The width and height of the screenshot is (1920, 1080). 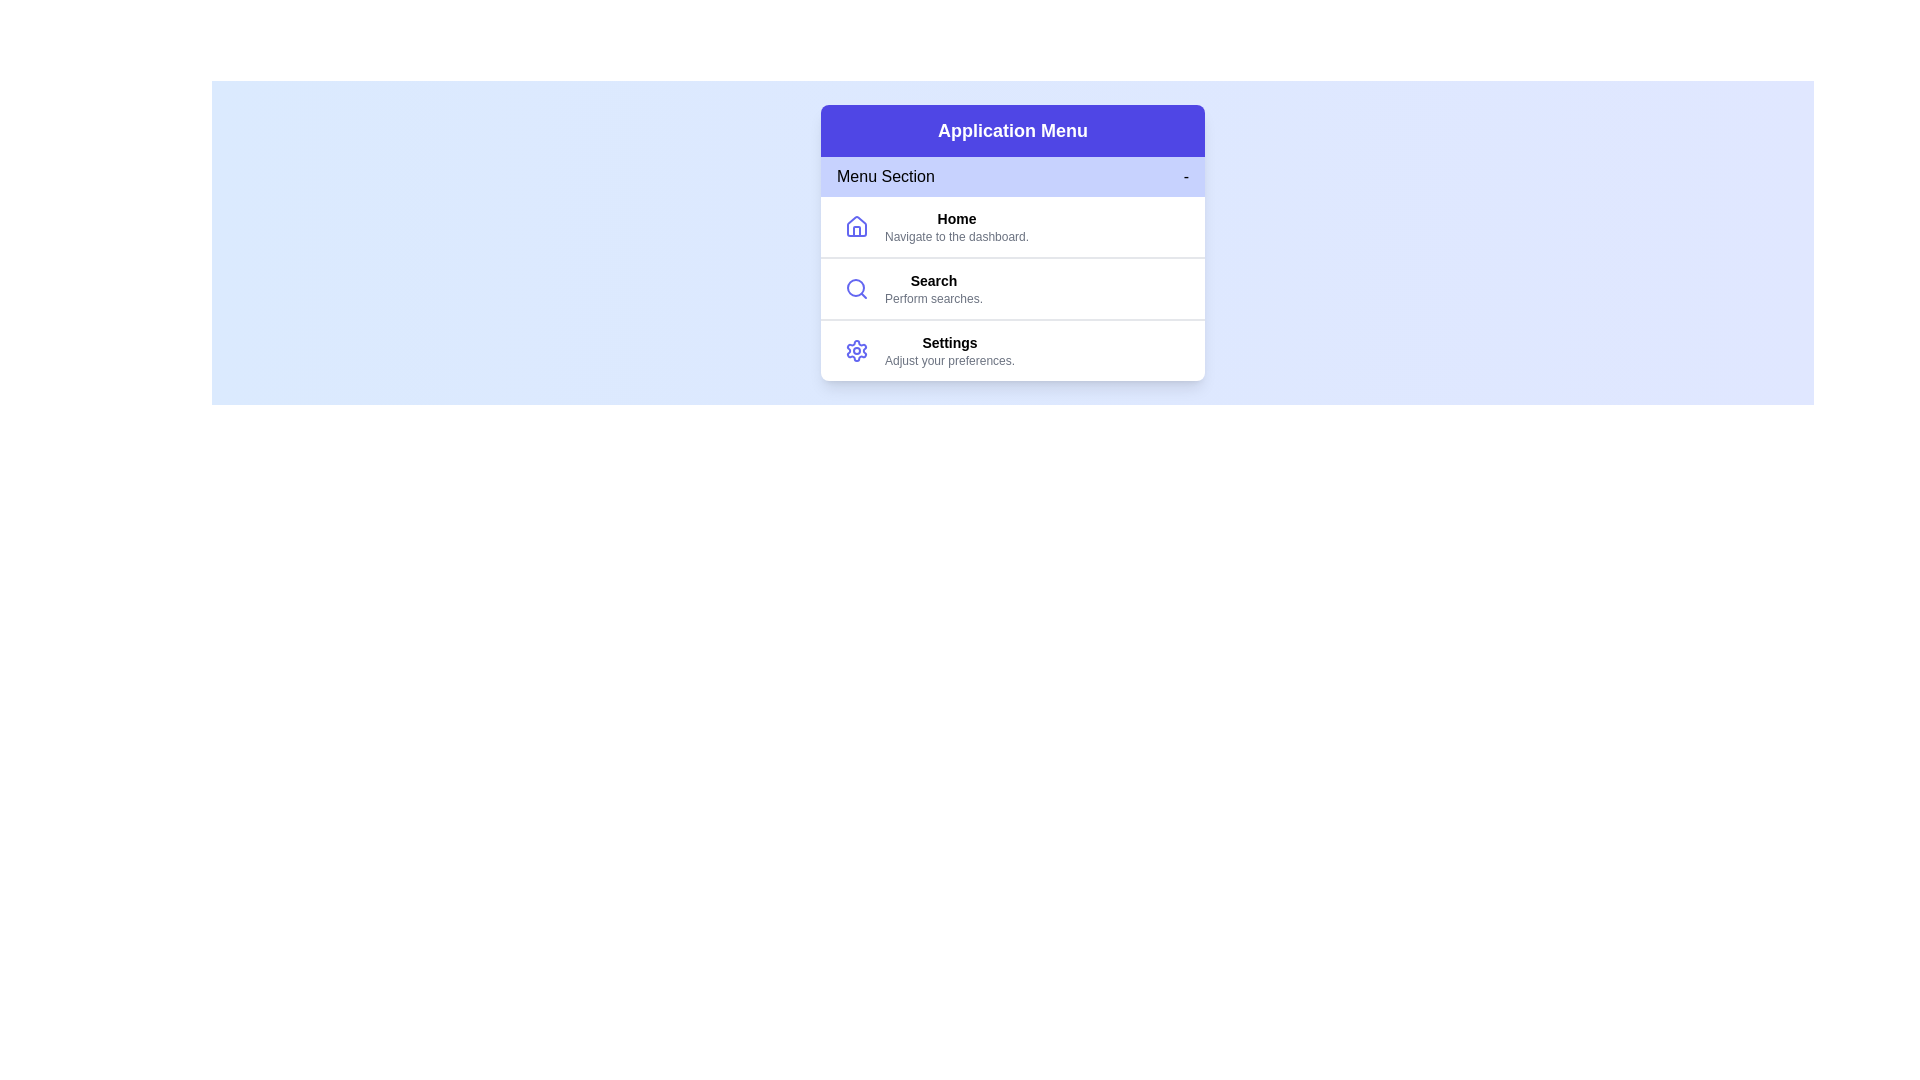 What do you see at coordinates (857, 289) in the screenshot?
I see `the icon representing Search to inspect it` at bounding box center [857, 289].